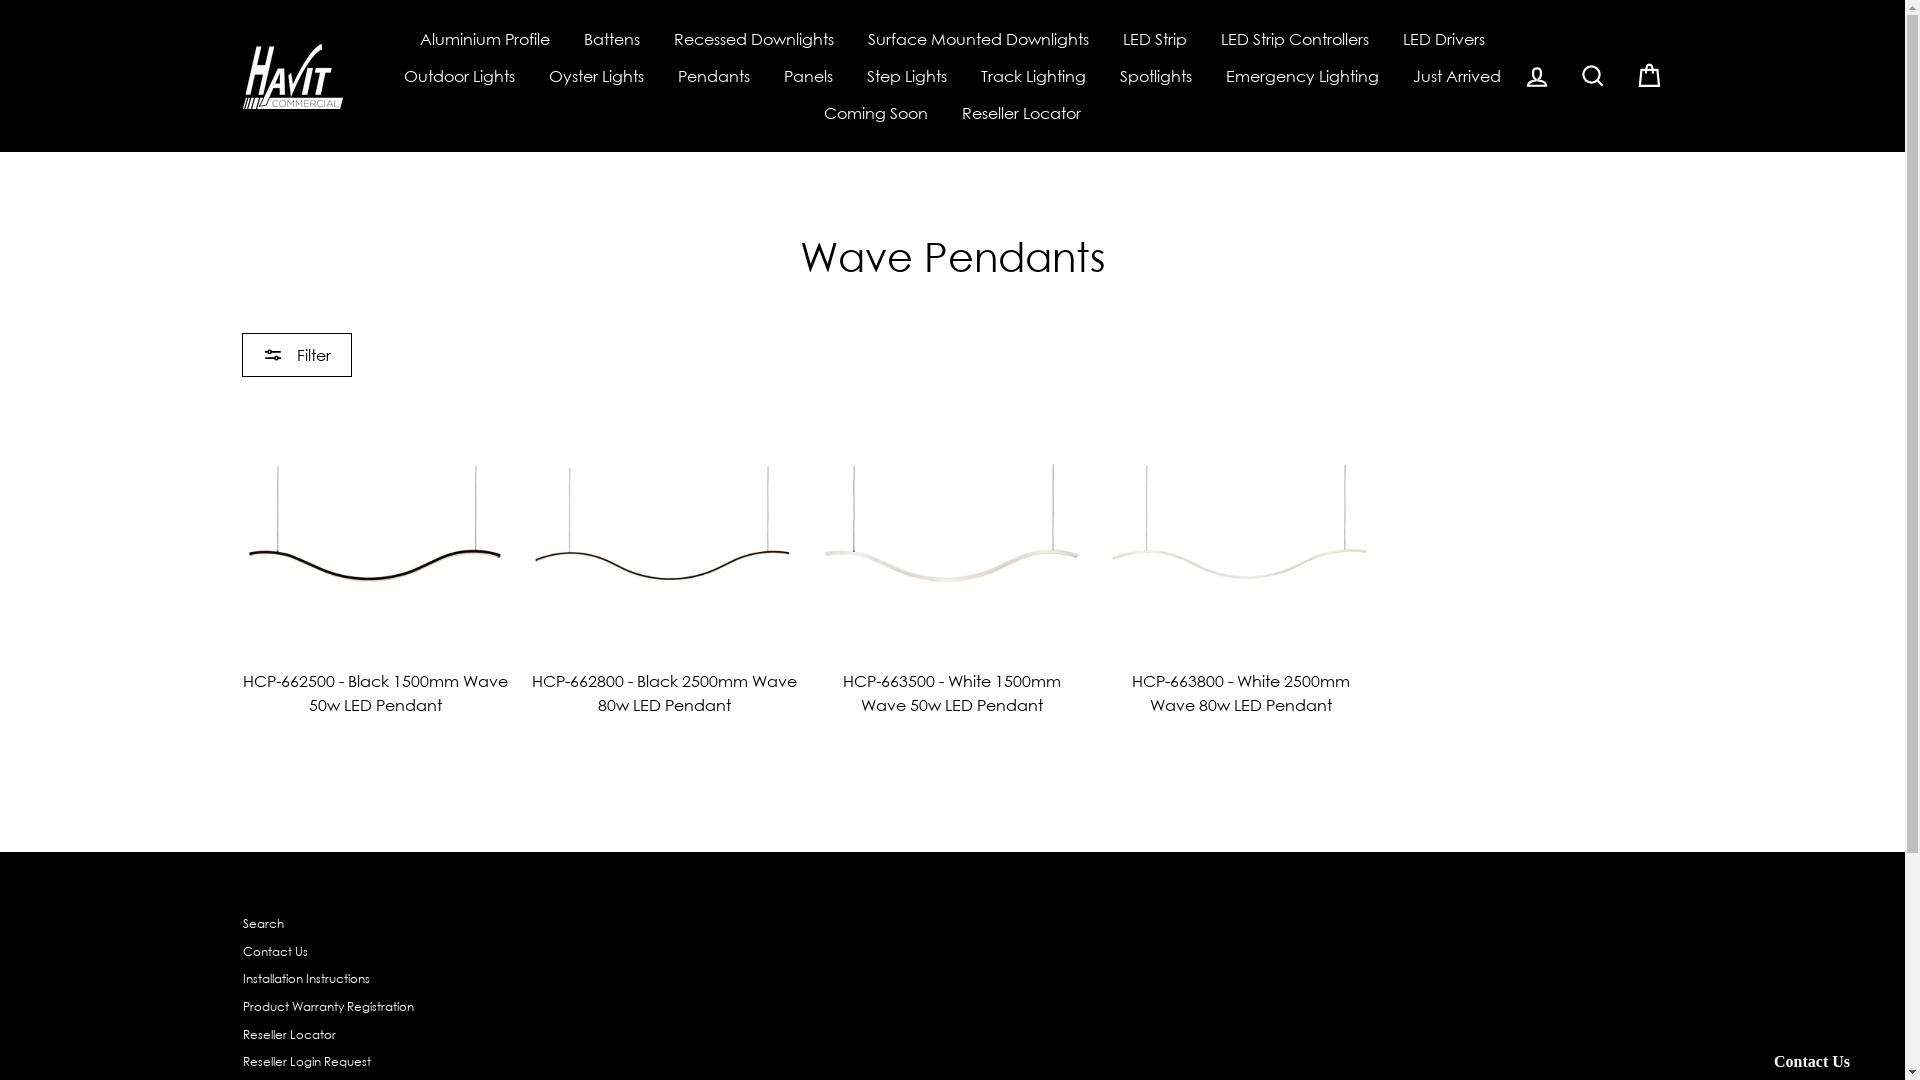  What do you see at coordinates (610, 38) in the screenshot?
I see `'Battens'` at bounding box center [610, 38].